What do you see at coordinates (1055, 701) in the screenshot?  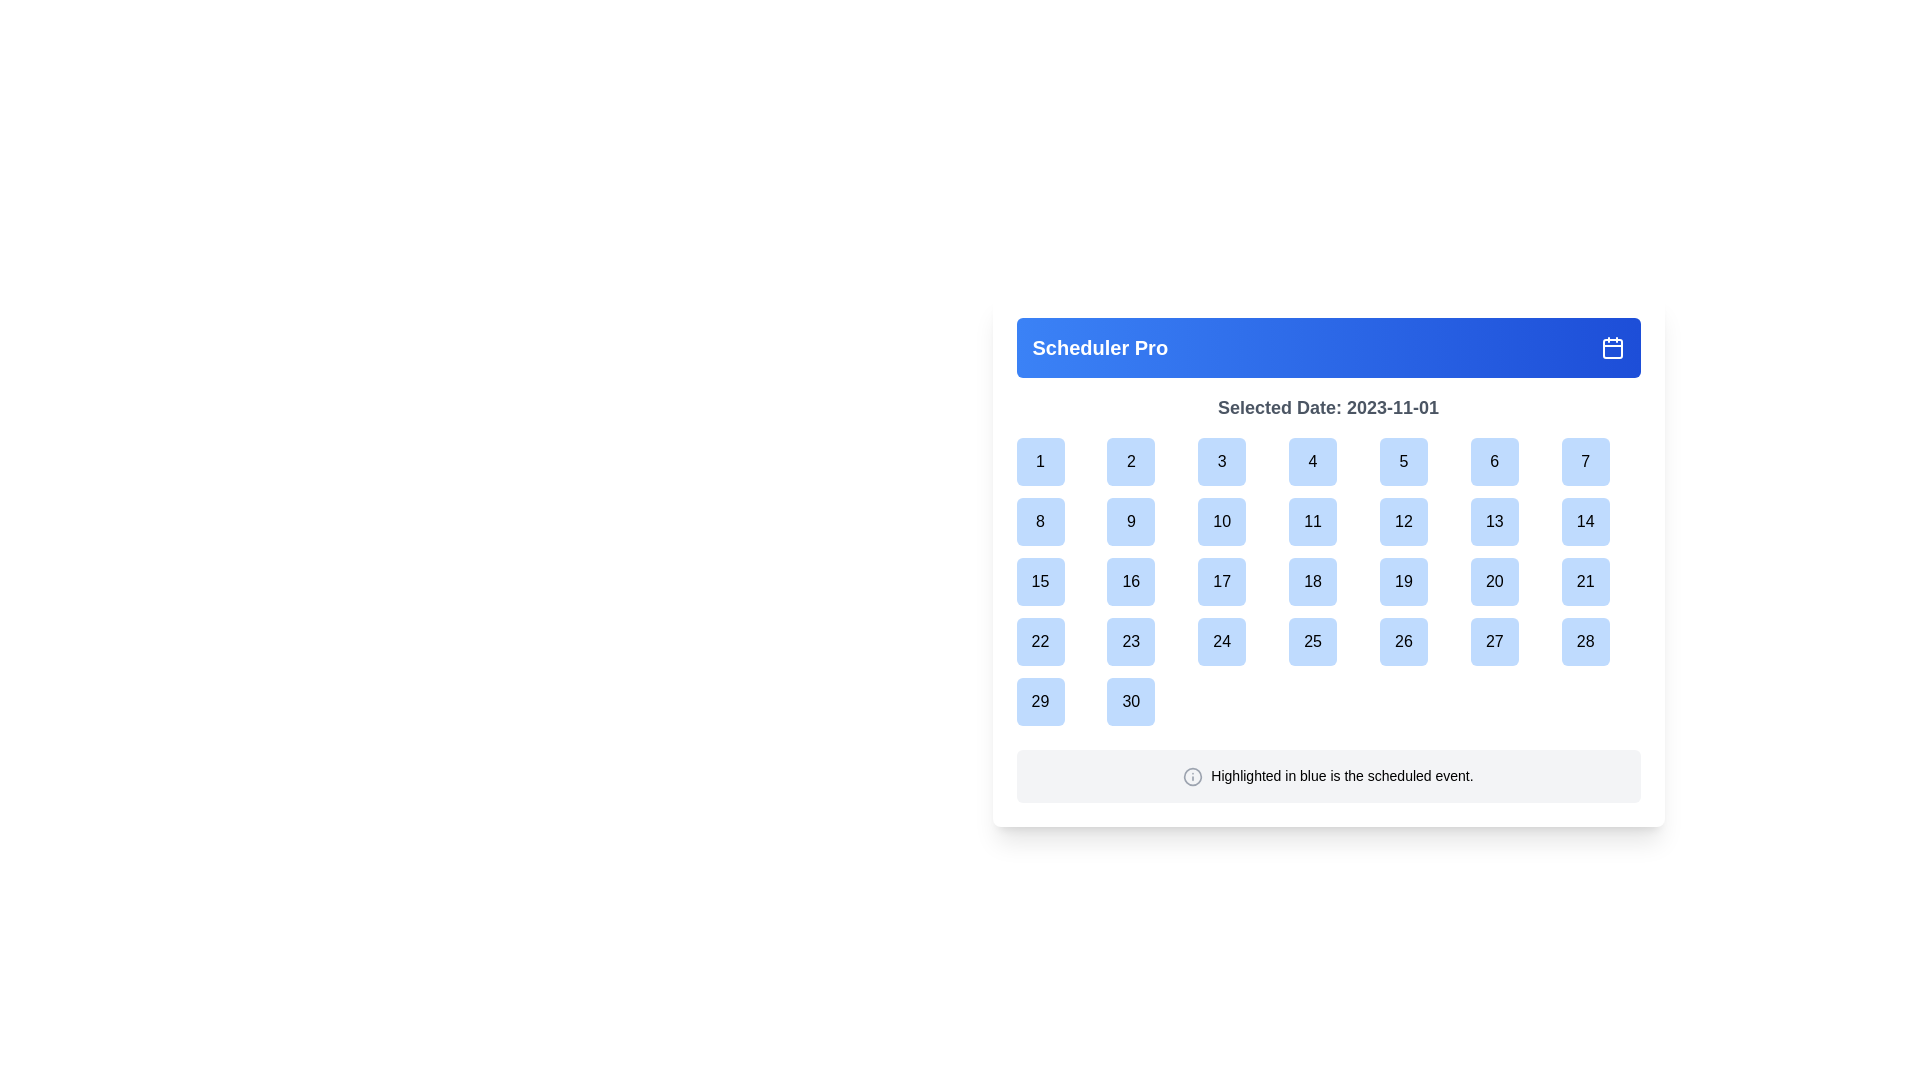 I see `the calendar date cell representing the date '29'` at bounding box center [1055, 701].